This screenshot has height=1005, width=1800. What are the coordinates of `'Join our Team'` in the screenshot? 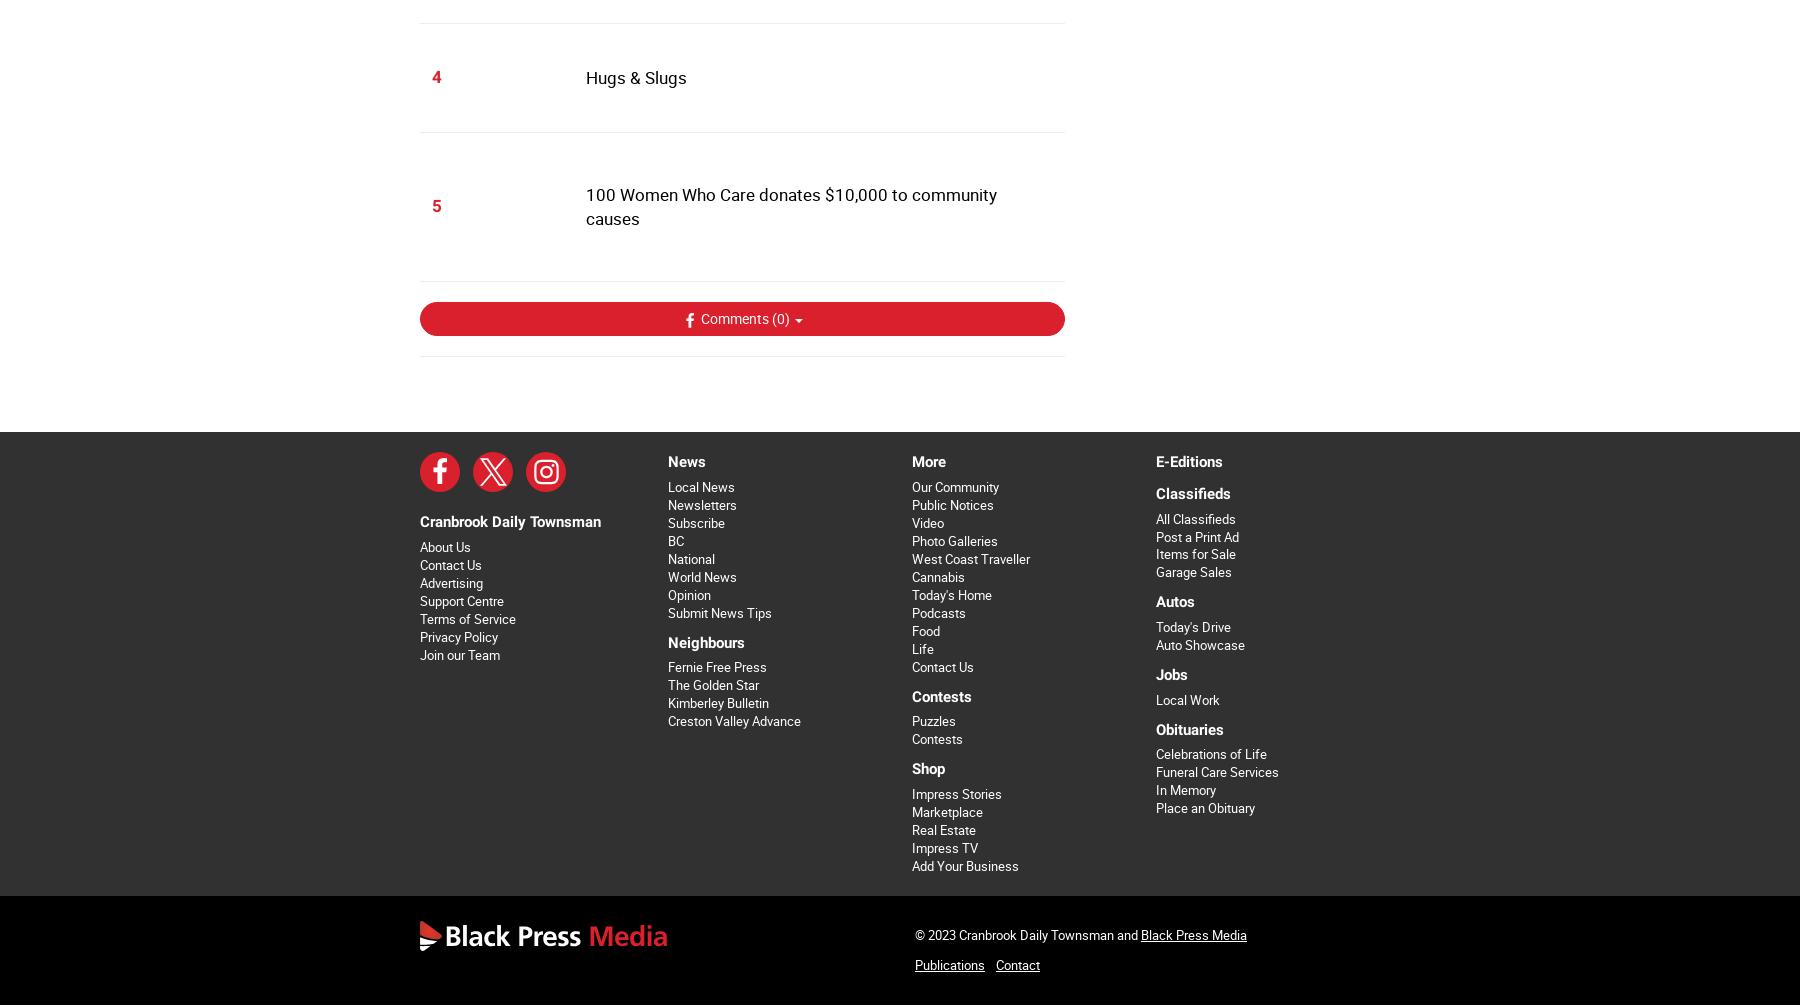 It's located at (459, 653).